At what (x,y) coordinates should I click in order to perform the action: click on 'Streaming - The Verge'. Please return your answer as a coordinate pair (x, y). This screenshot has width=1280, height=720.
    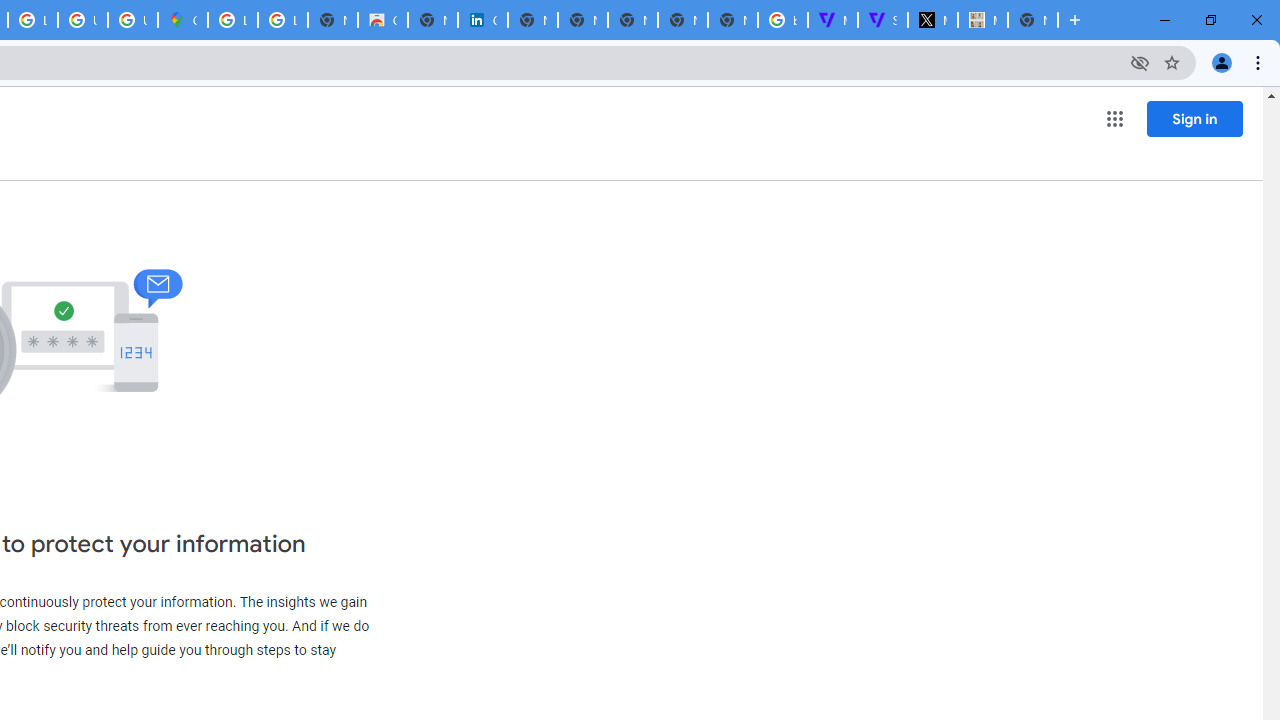
    Looking at the image, I should click on (881, 20).